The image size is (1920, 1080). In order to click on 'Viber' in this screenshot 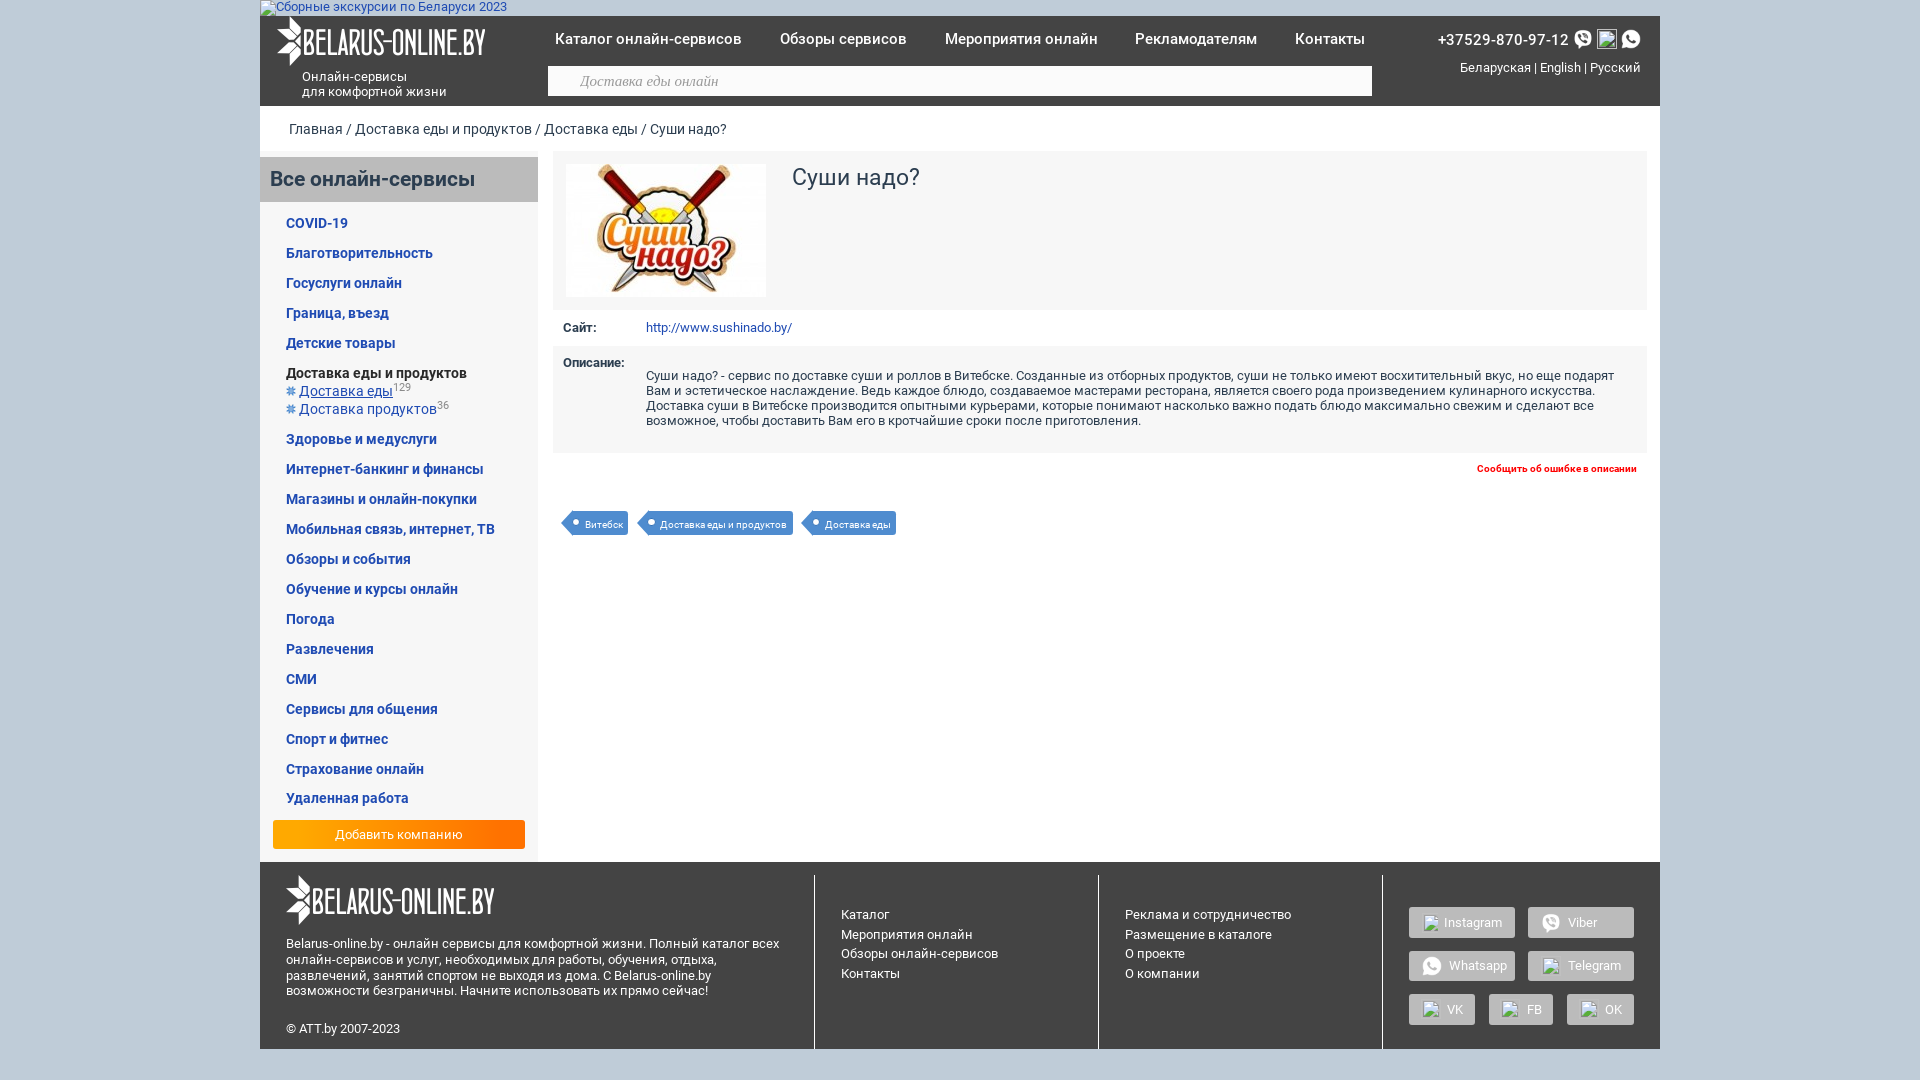, I will do `click(1579, 921)`.